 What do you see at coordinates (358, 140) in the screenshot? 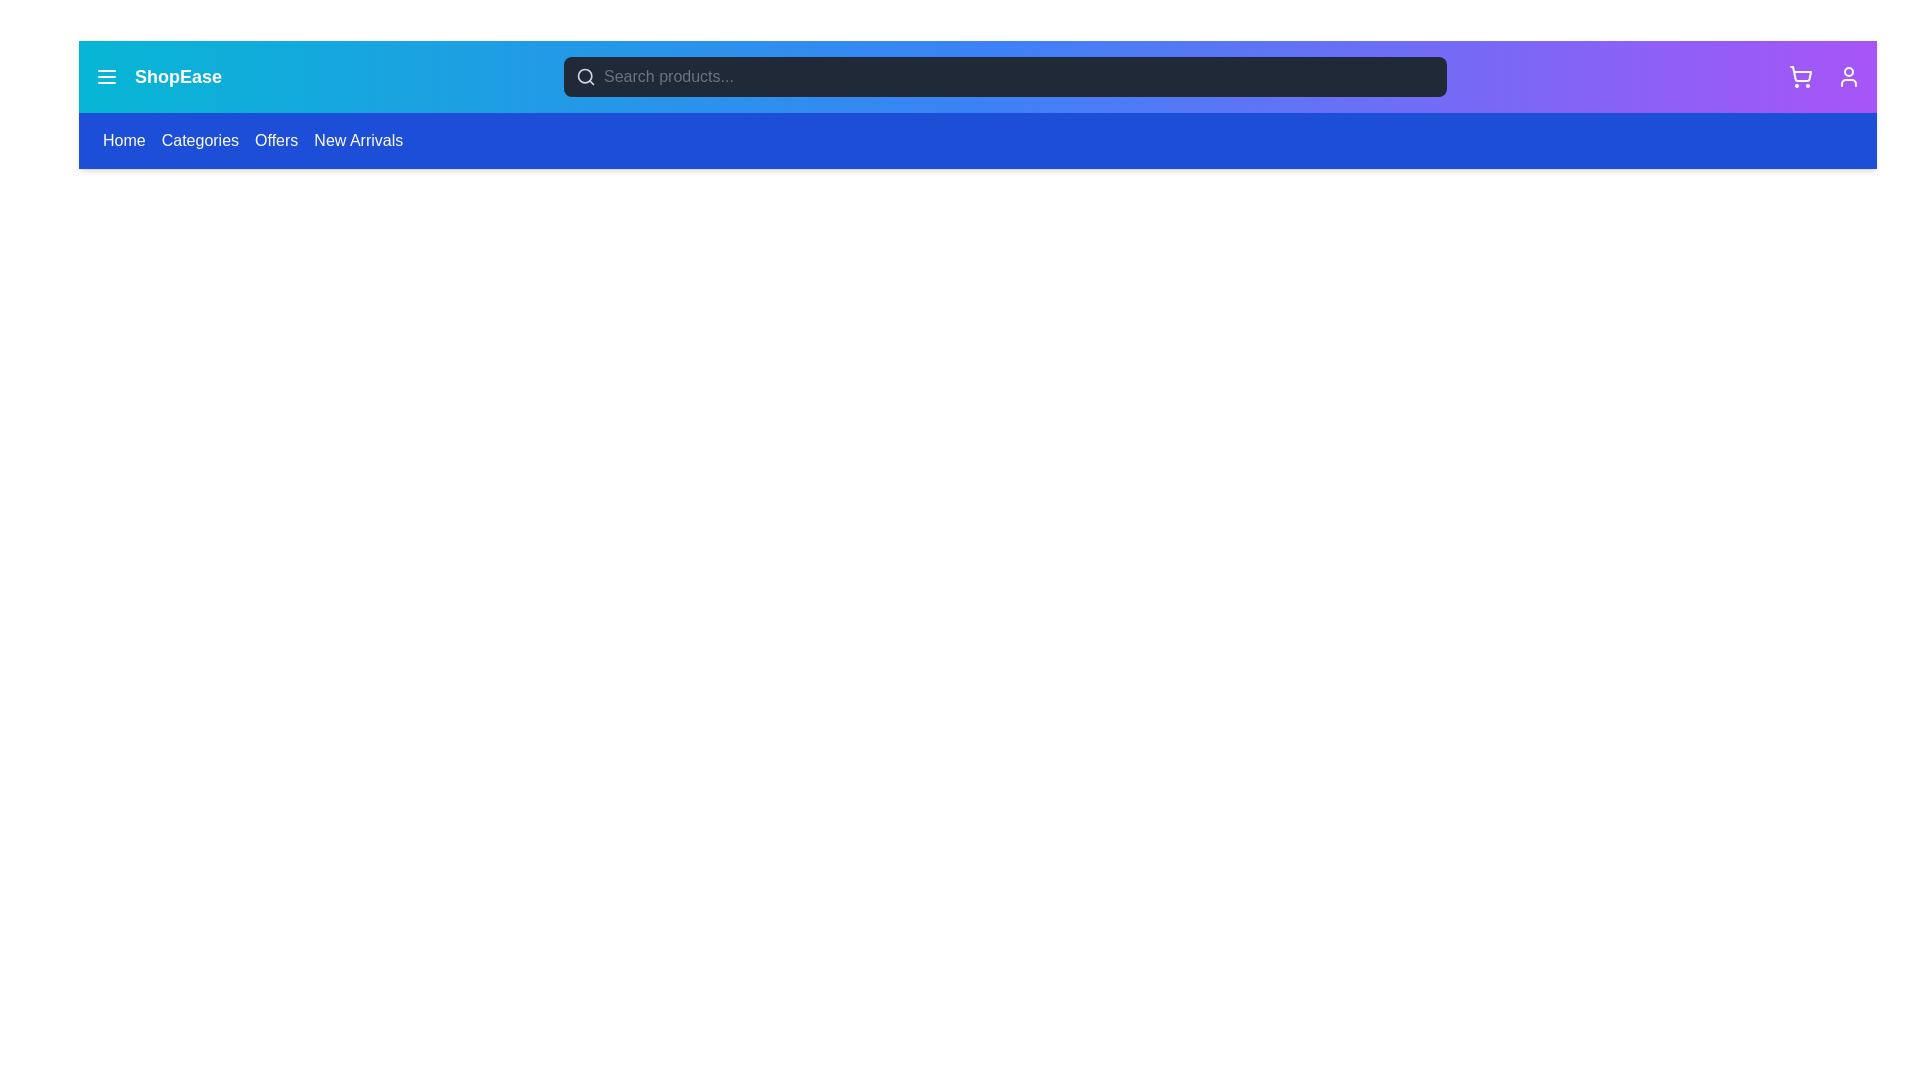
I see `the fourth item in the horizontal navigation bar, labeled 'New Arrivals'` at bounding box center [358, 140].